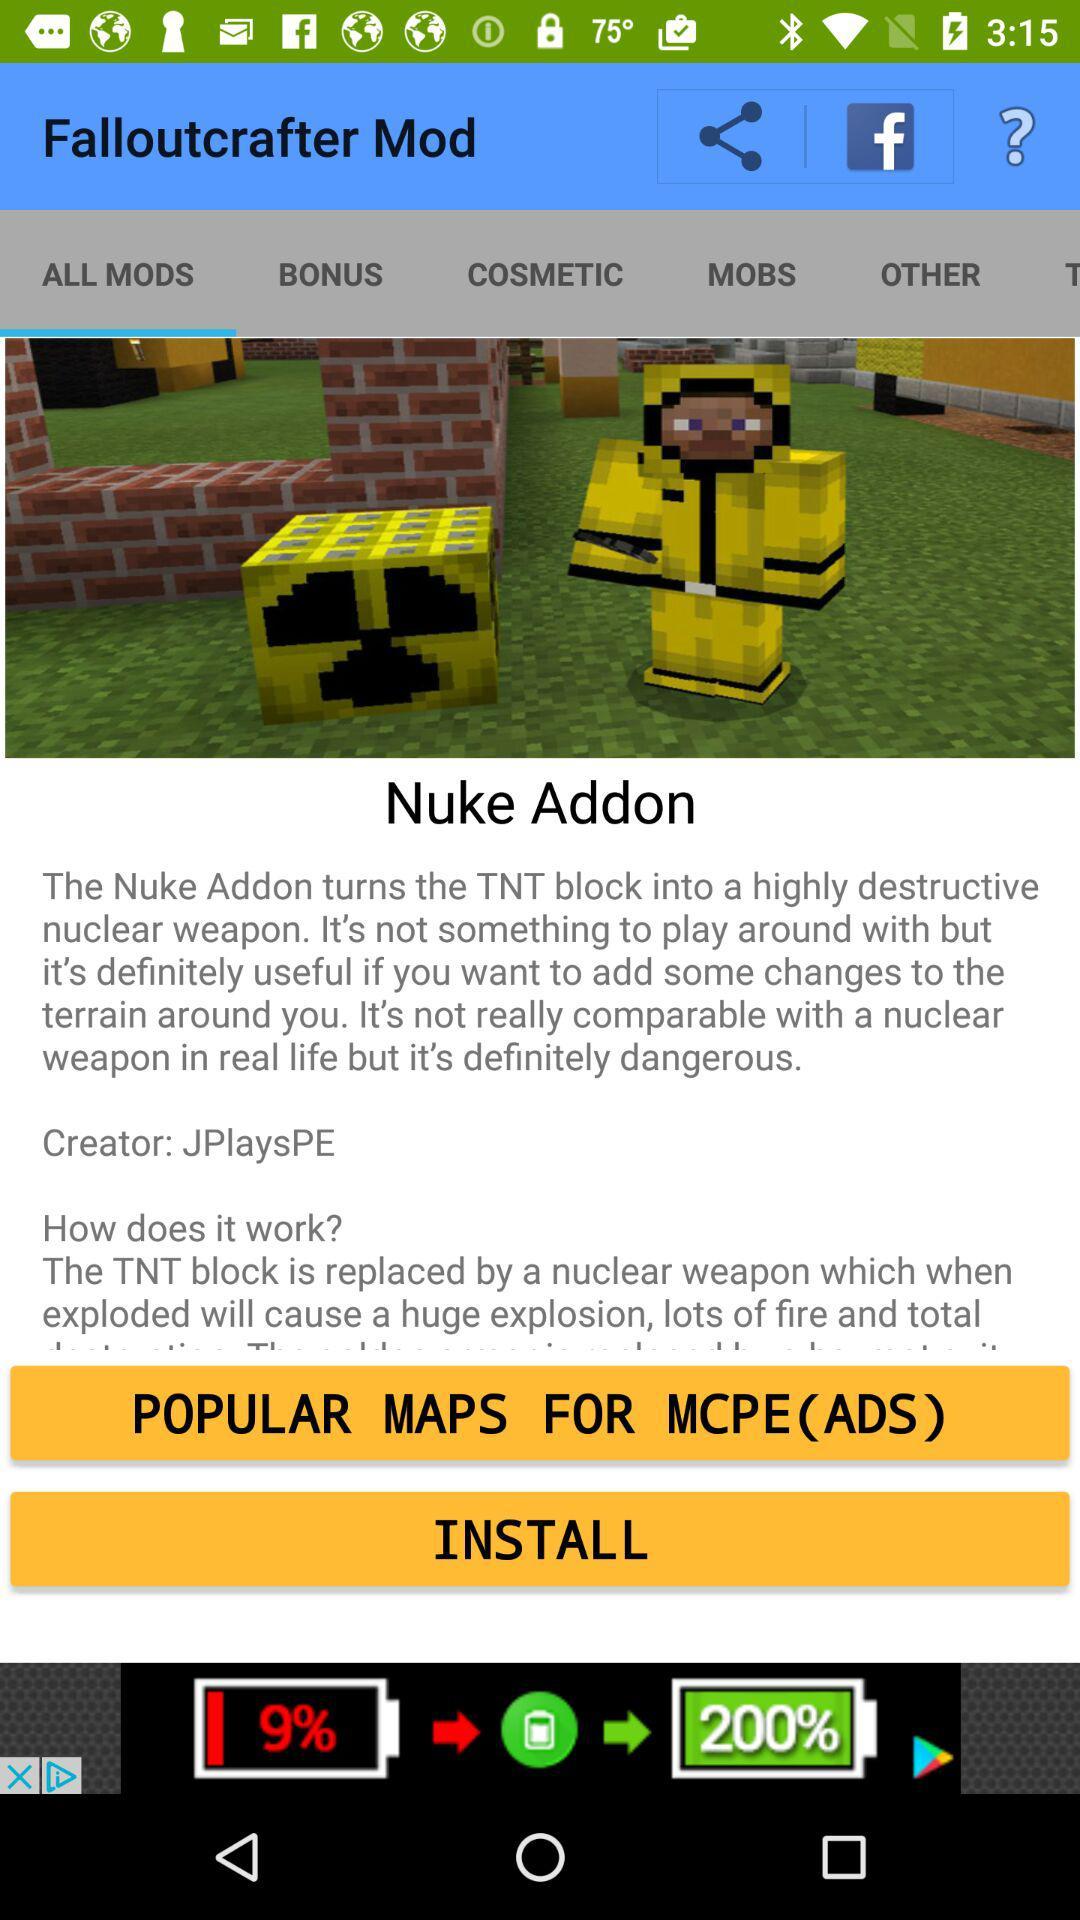 The image size is (1080, 1920). Describe the element at coordinates (540, 1727) in the screenshot. I see `click bottom advertisement` at that location.